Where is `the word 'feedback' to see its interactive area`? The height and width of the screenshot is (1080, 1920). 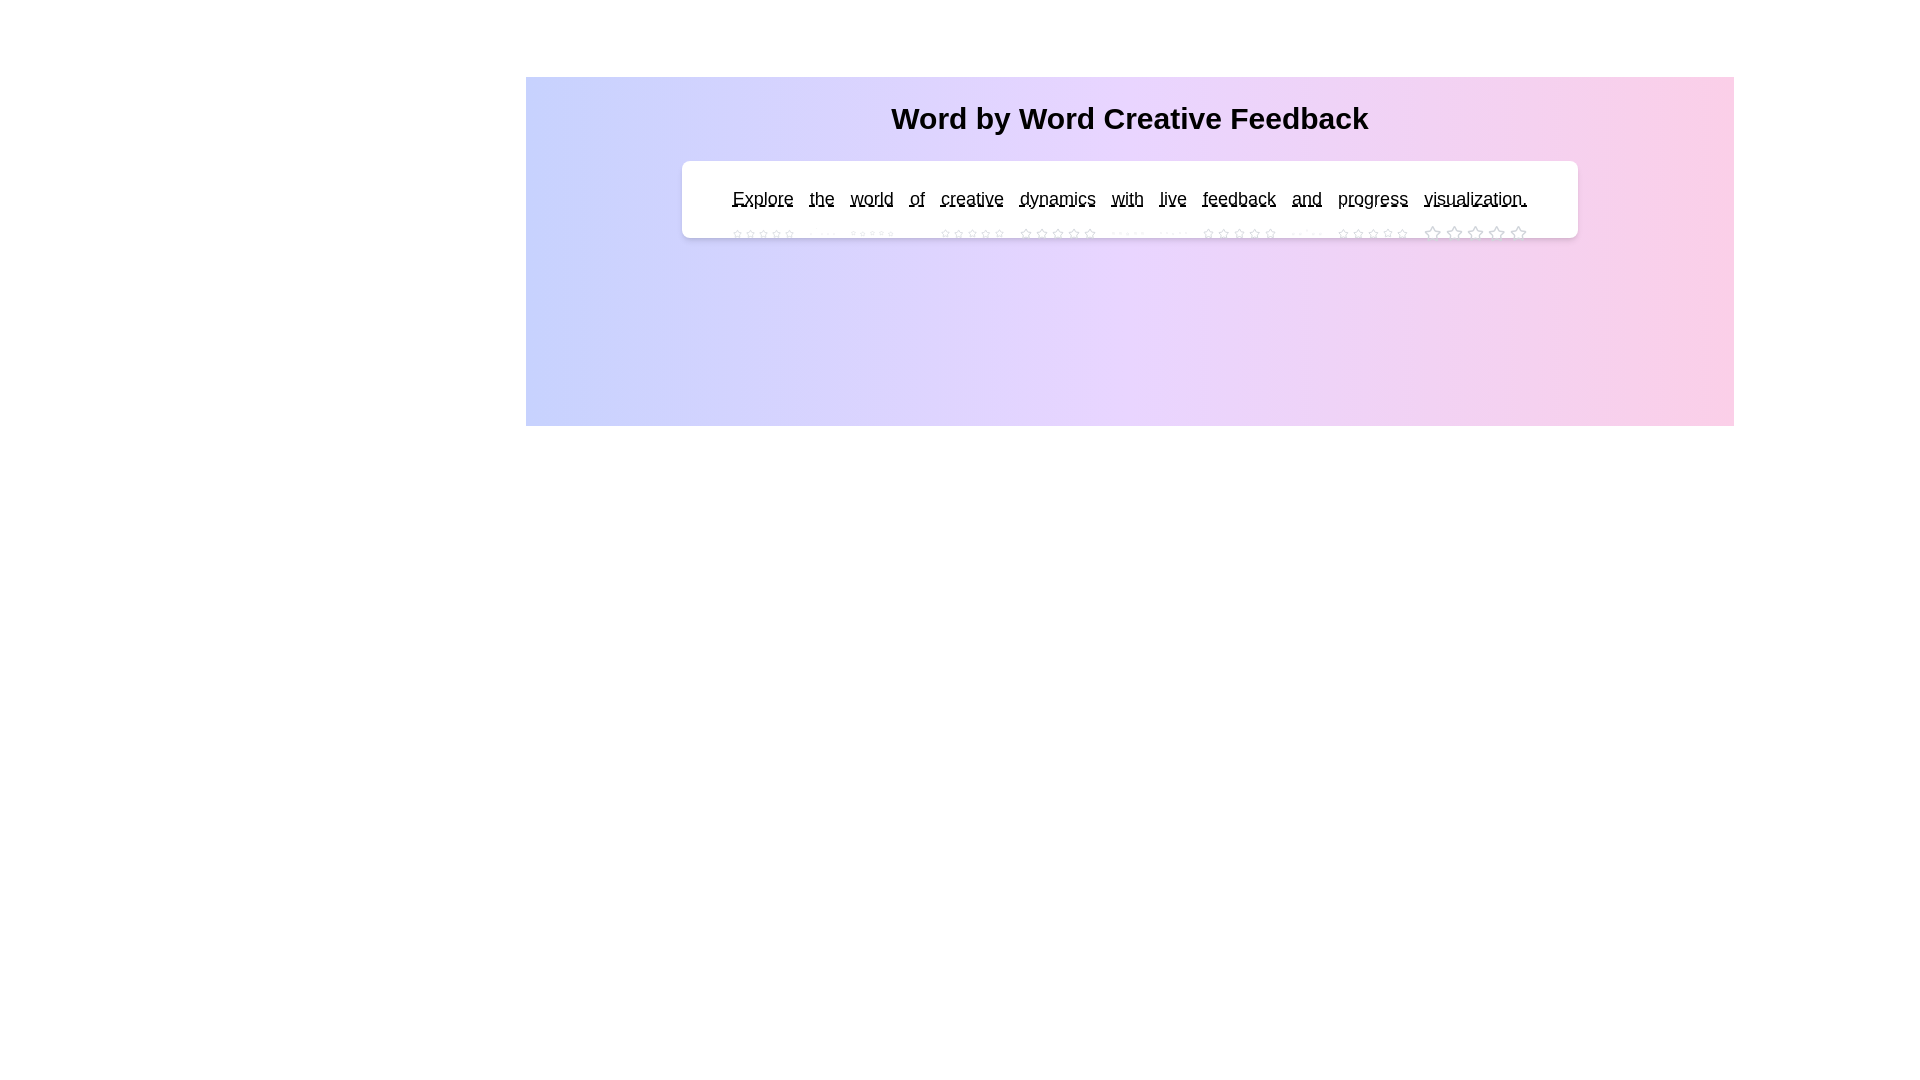 the word 'feedback' to see its interactive area is located at coordinates (1238, 199).